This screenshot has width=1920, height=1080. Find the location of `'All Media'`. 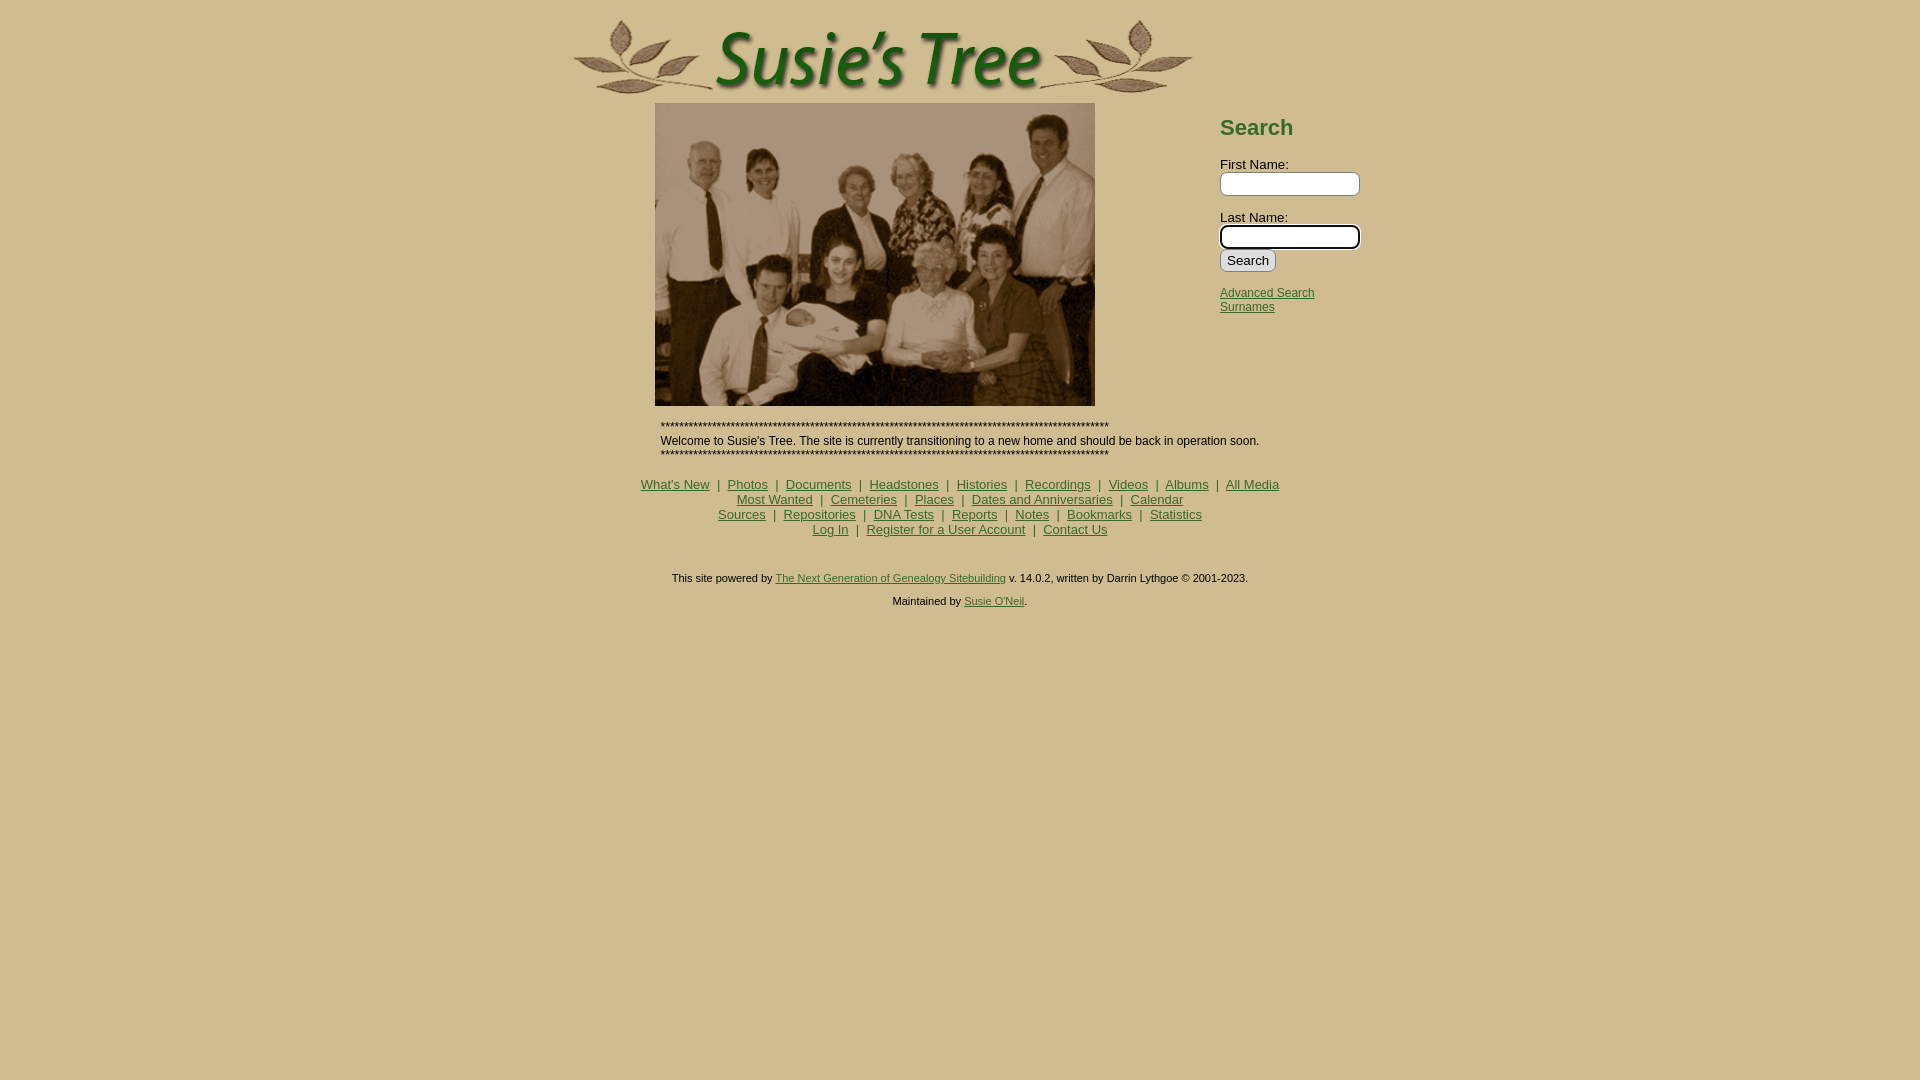

'All Media' is located at coordinates (1251, 484).